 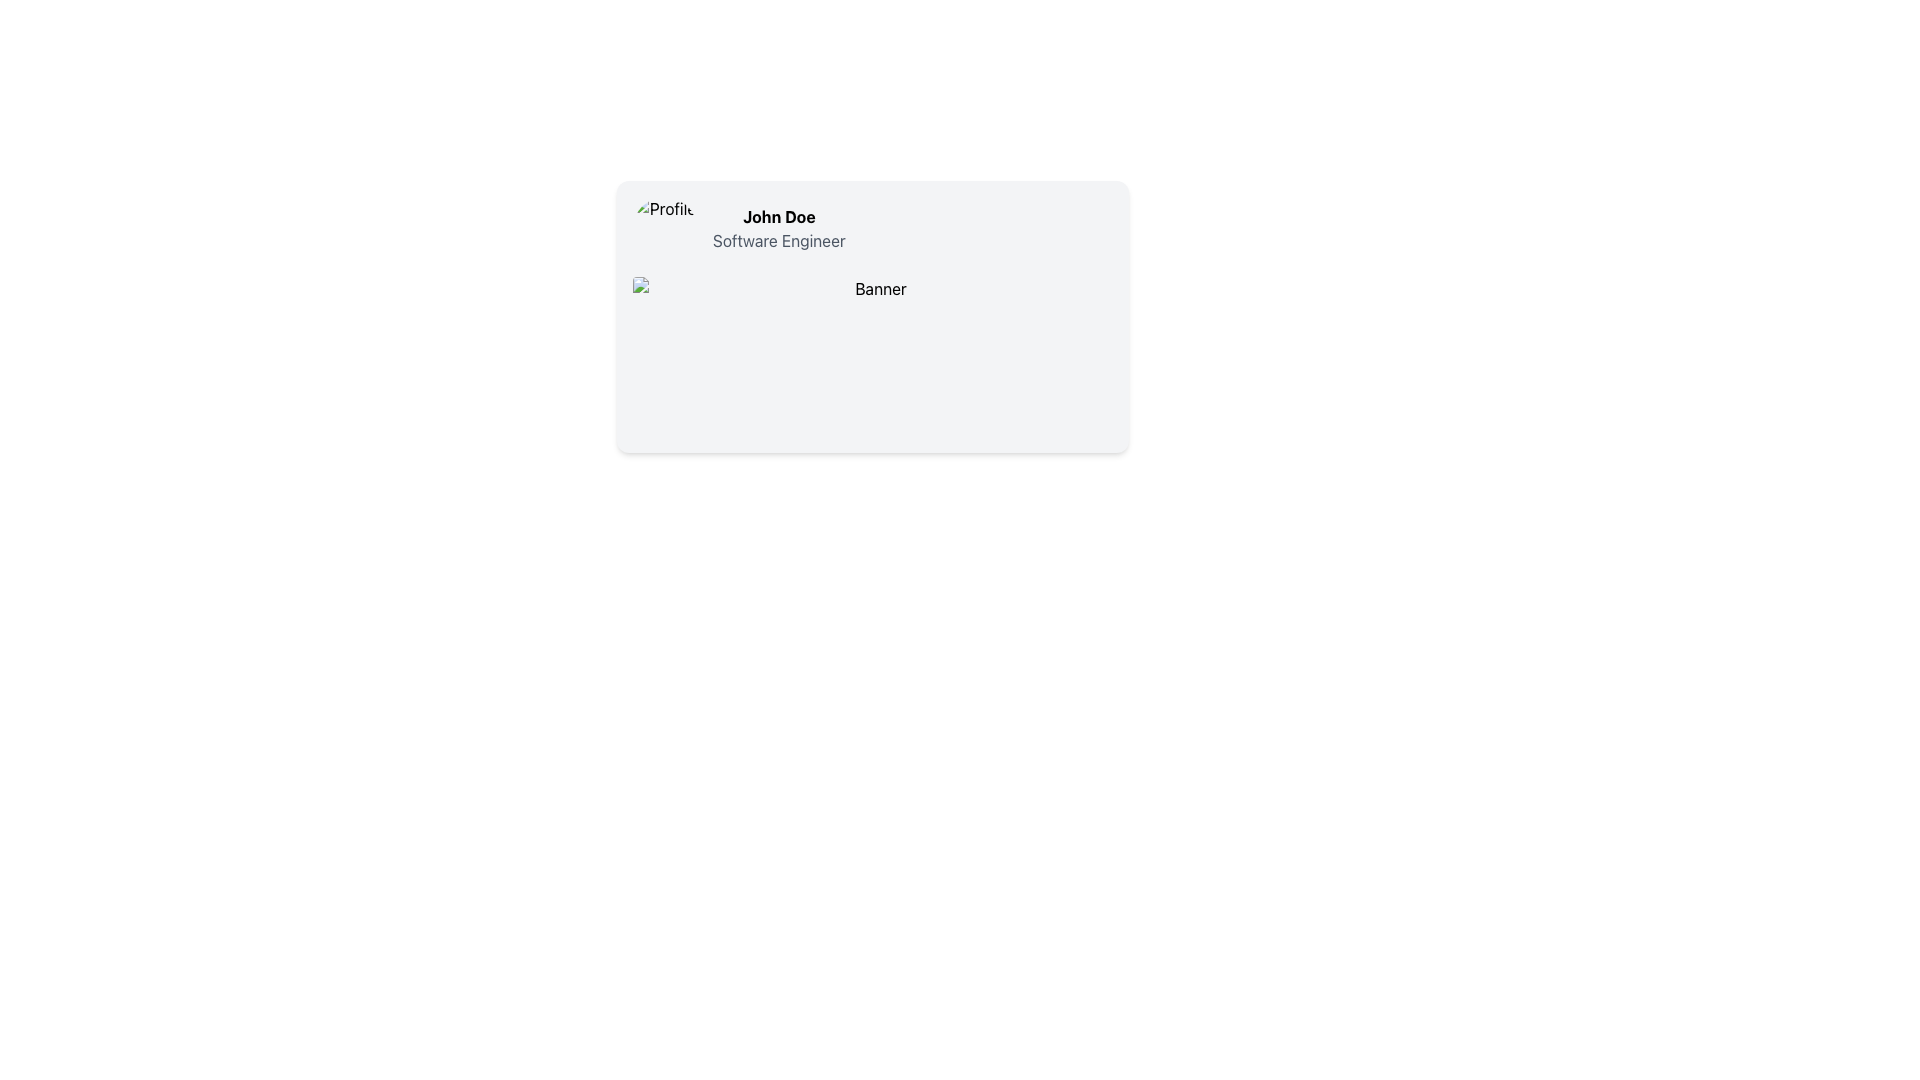 I want to click on the Text Display element that shows the user's name 'John Doe' and title 'Software Engineer', located to the right of the profile image, so click(x=778, y=227).